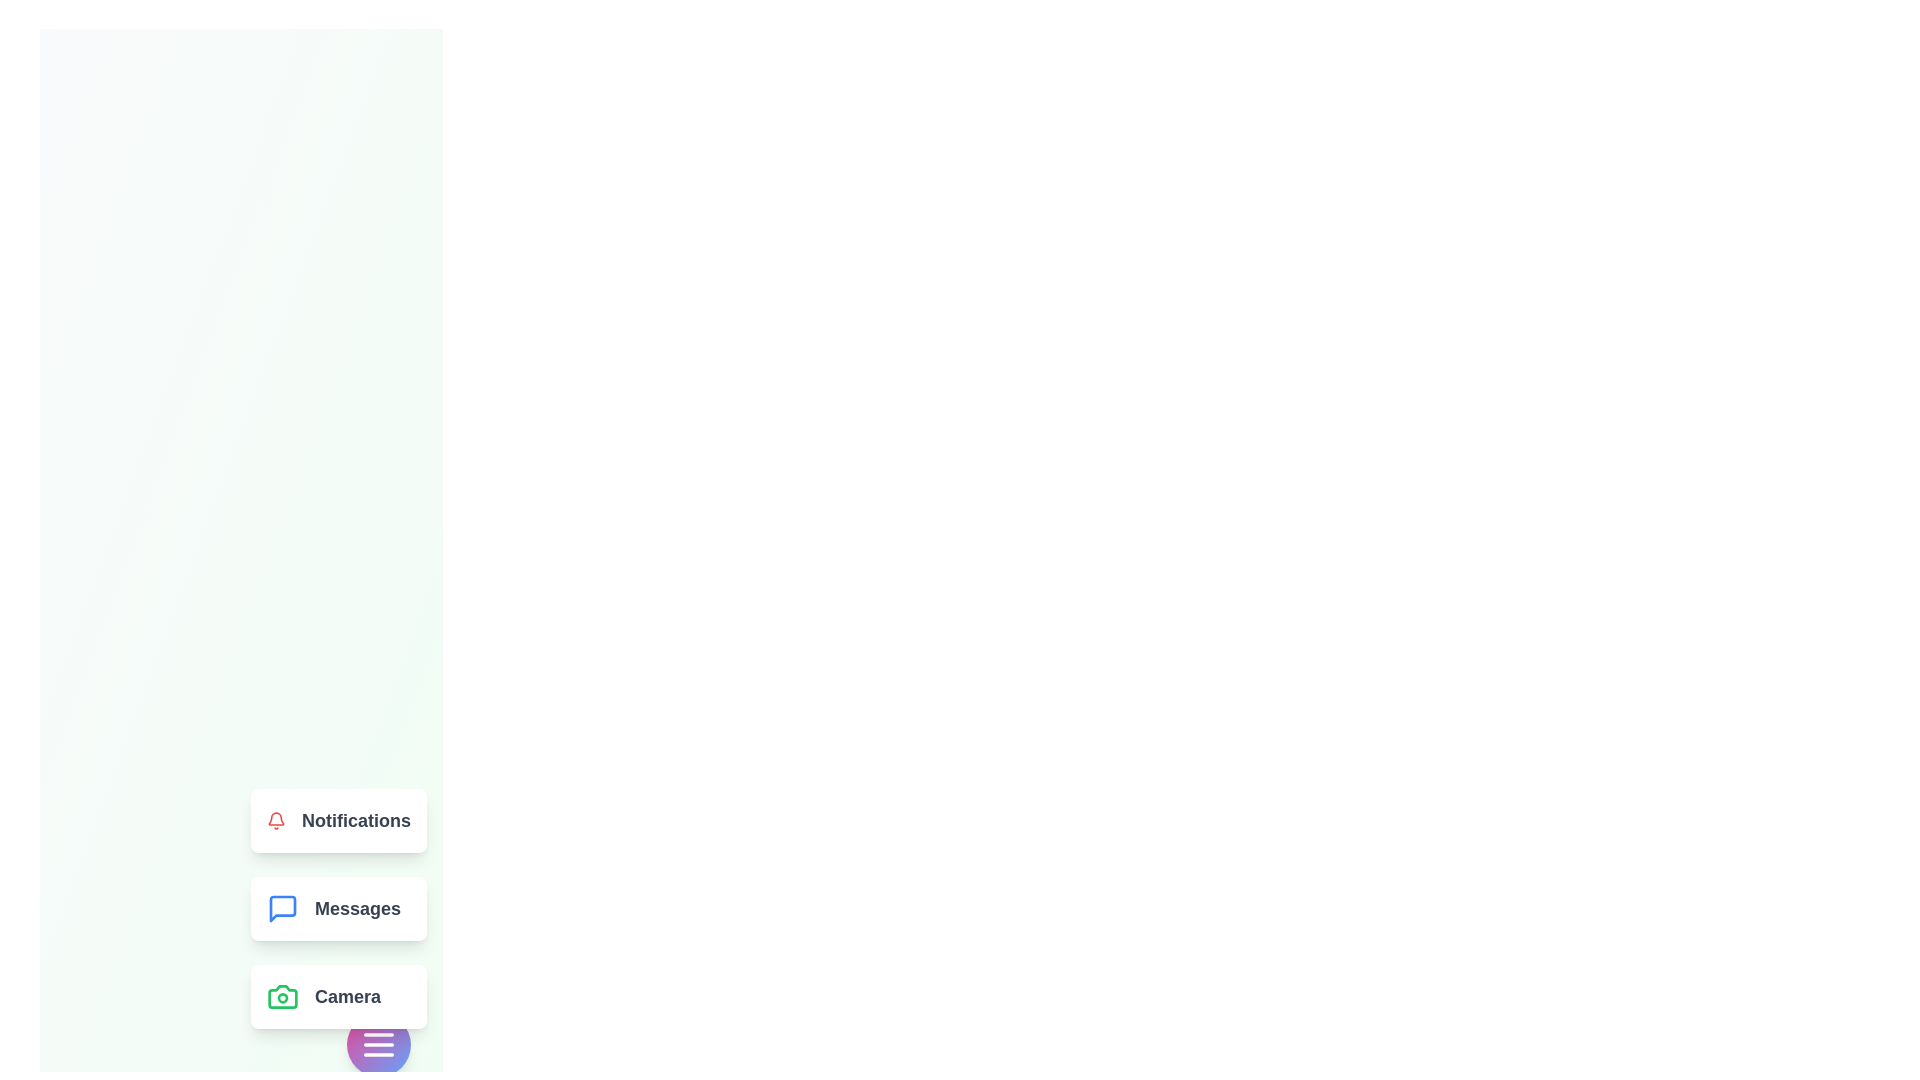 The width and height of the screenshot is (1920, 1080). Describe the element at coordinates (339, 909) in the screenshot. I see `the 'Messages' option in the DynamicSpeedDial menu` at that location.